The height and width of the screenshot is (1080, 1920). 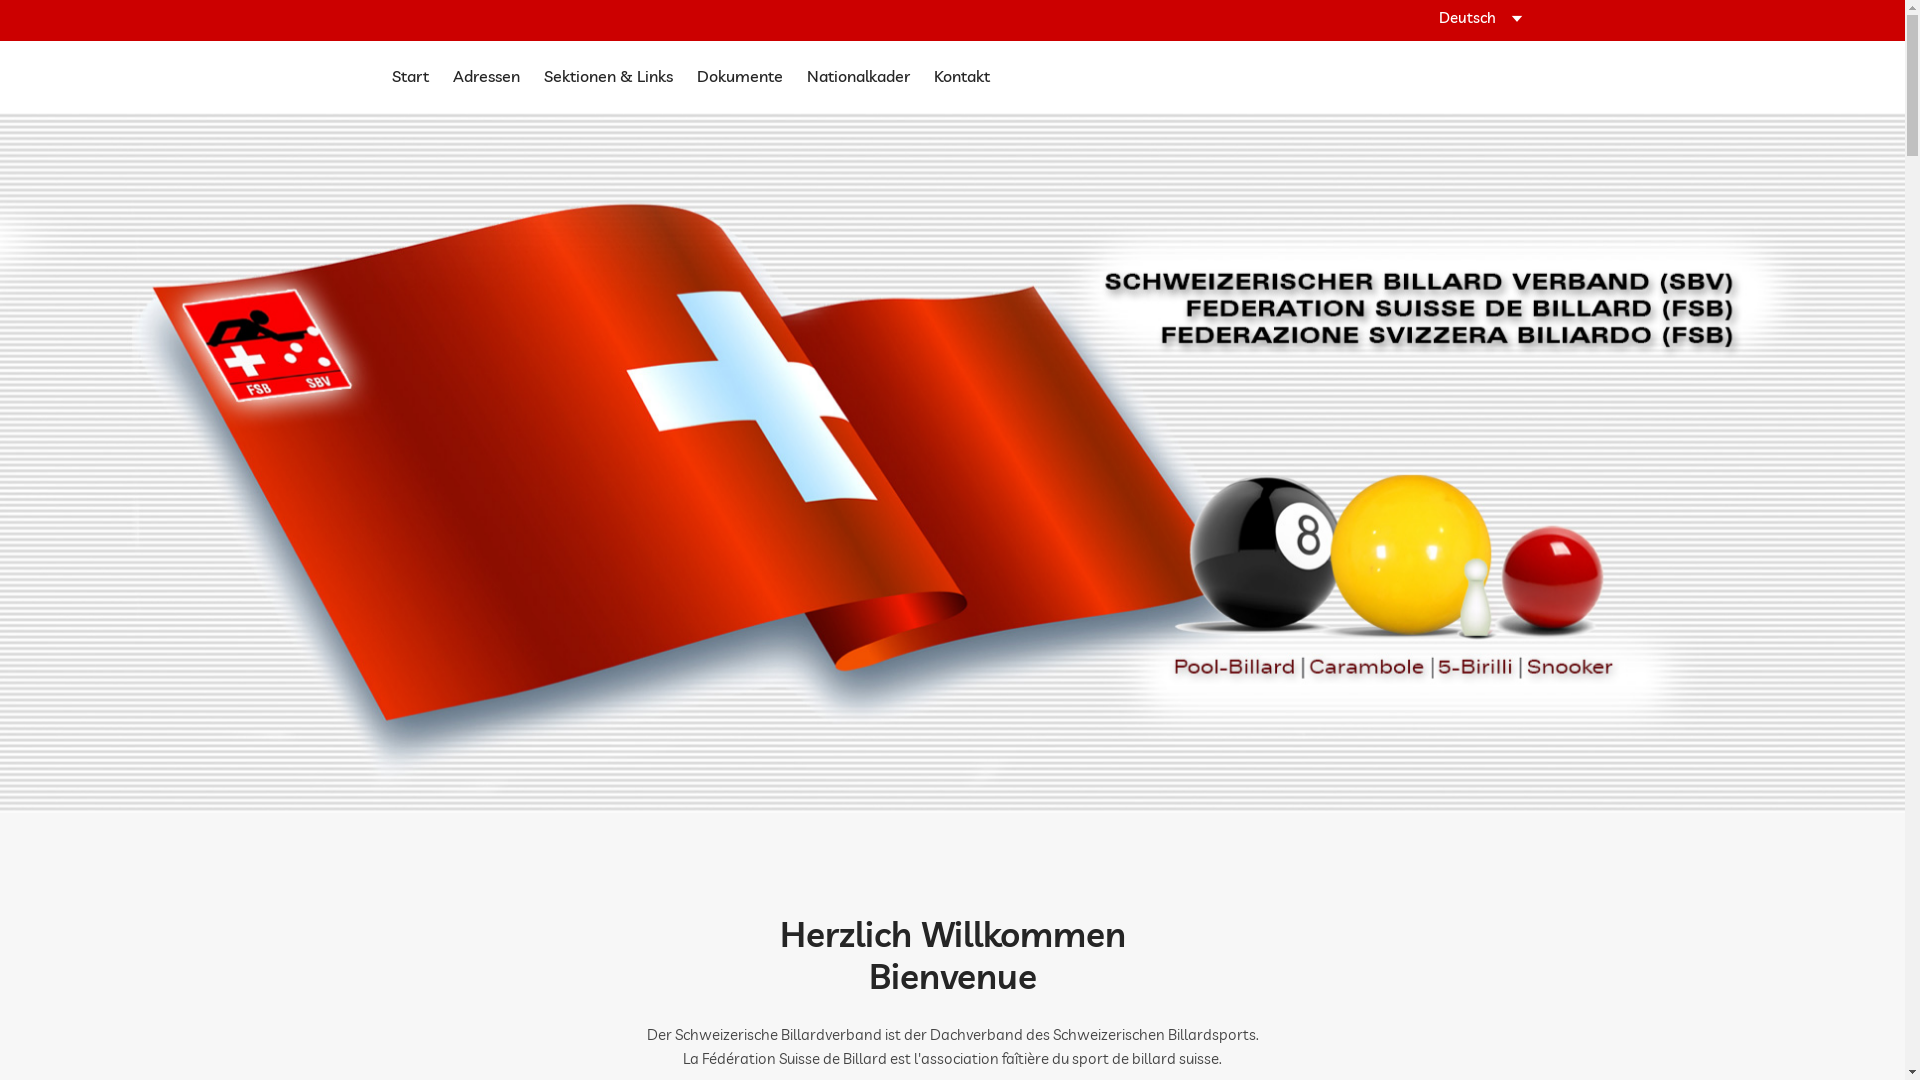 I want to click on 'Kontakt', so click(x=961, y=76).